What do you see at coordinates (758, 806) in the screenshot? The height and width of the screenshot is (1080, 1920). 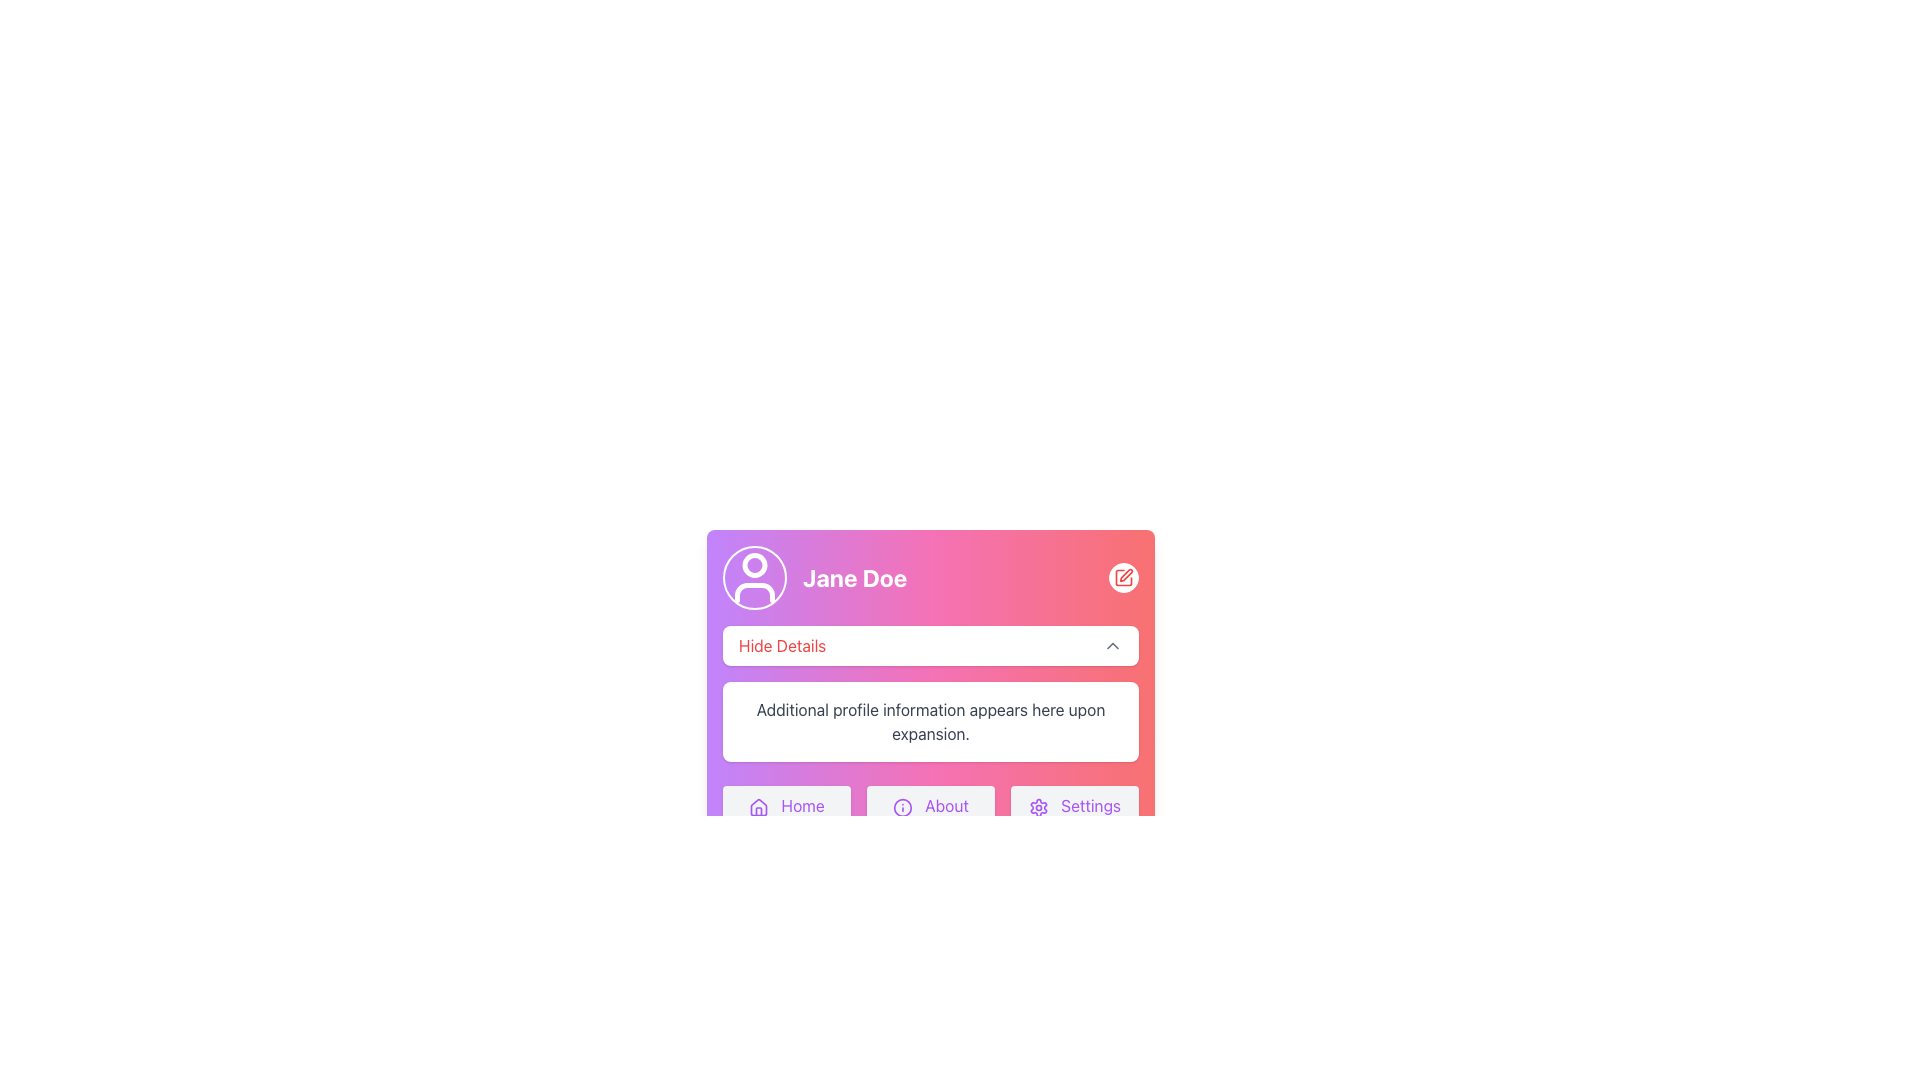 I see `the 'Home' graphical icon located at the far left of the navigation bar` at bounding box center [758, 806].